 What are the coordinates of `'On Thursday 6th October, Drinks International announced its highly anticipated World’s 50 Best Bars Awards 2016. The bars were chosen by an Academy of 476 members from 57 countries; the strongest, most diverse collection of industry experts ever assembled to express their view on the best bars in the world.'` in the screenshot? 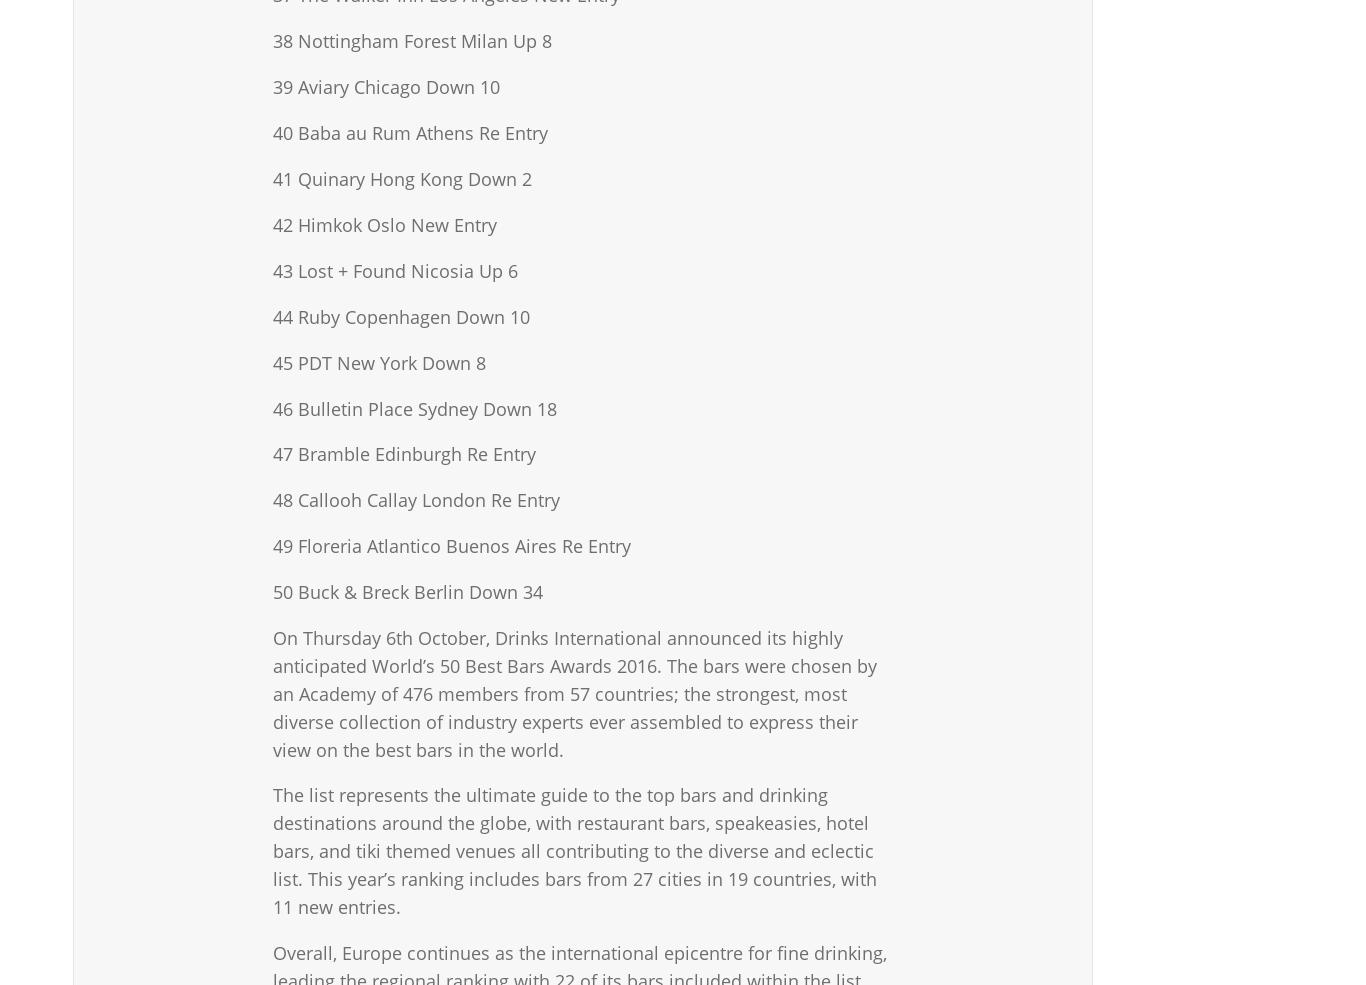 It's located at (573, 693).